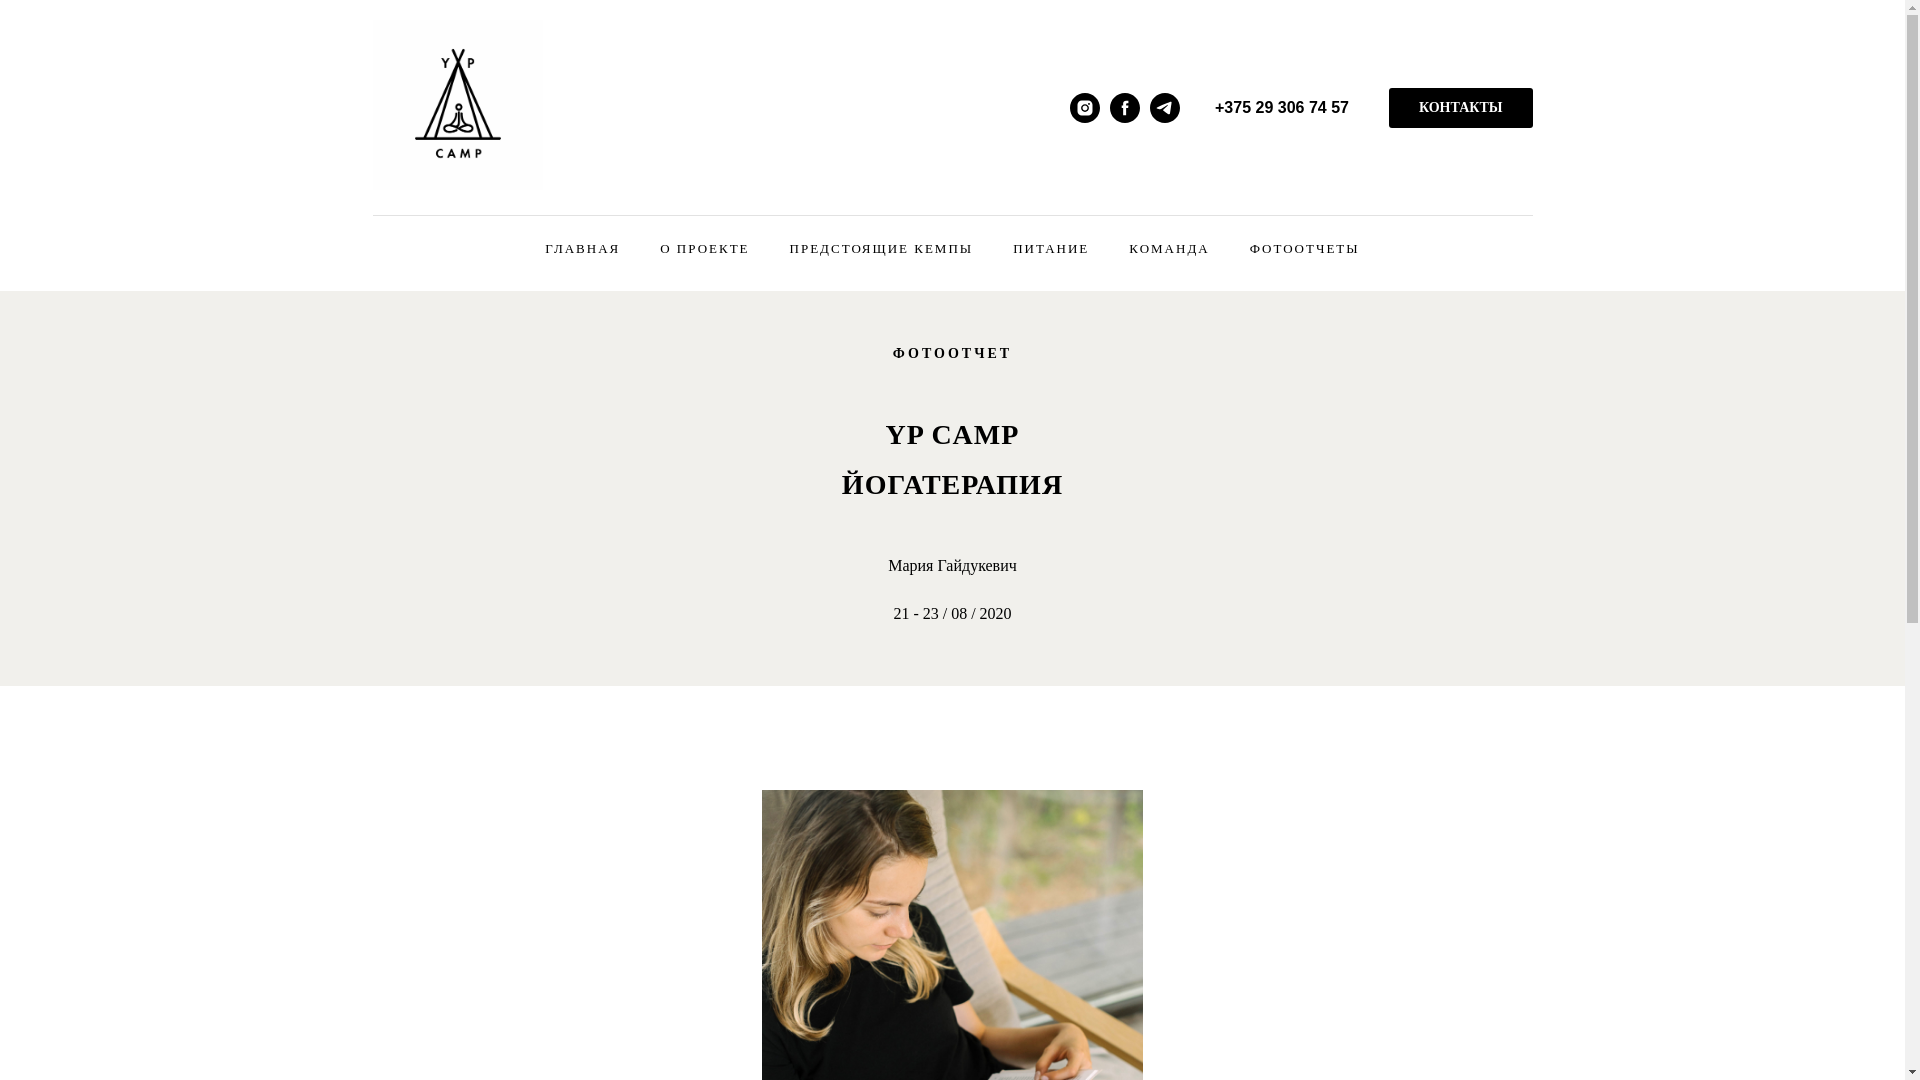 The image size is (1920, 1080). I want to click on 'Telegram', so click(1150, 108).